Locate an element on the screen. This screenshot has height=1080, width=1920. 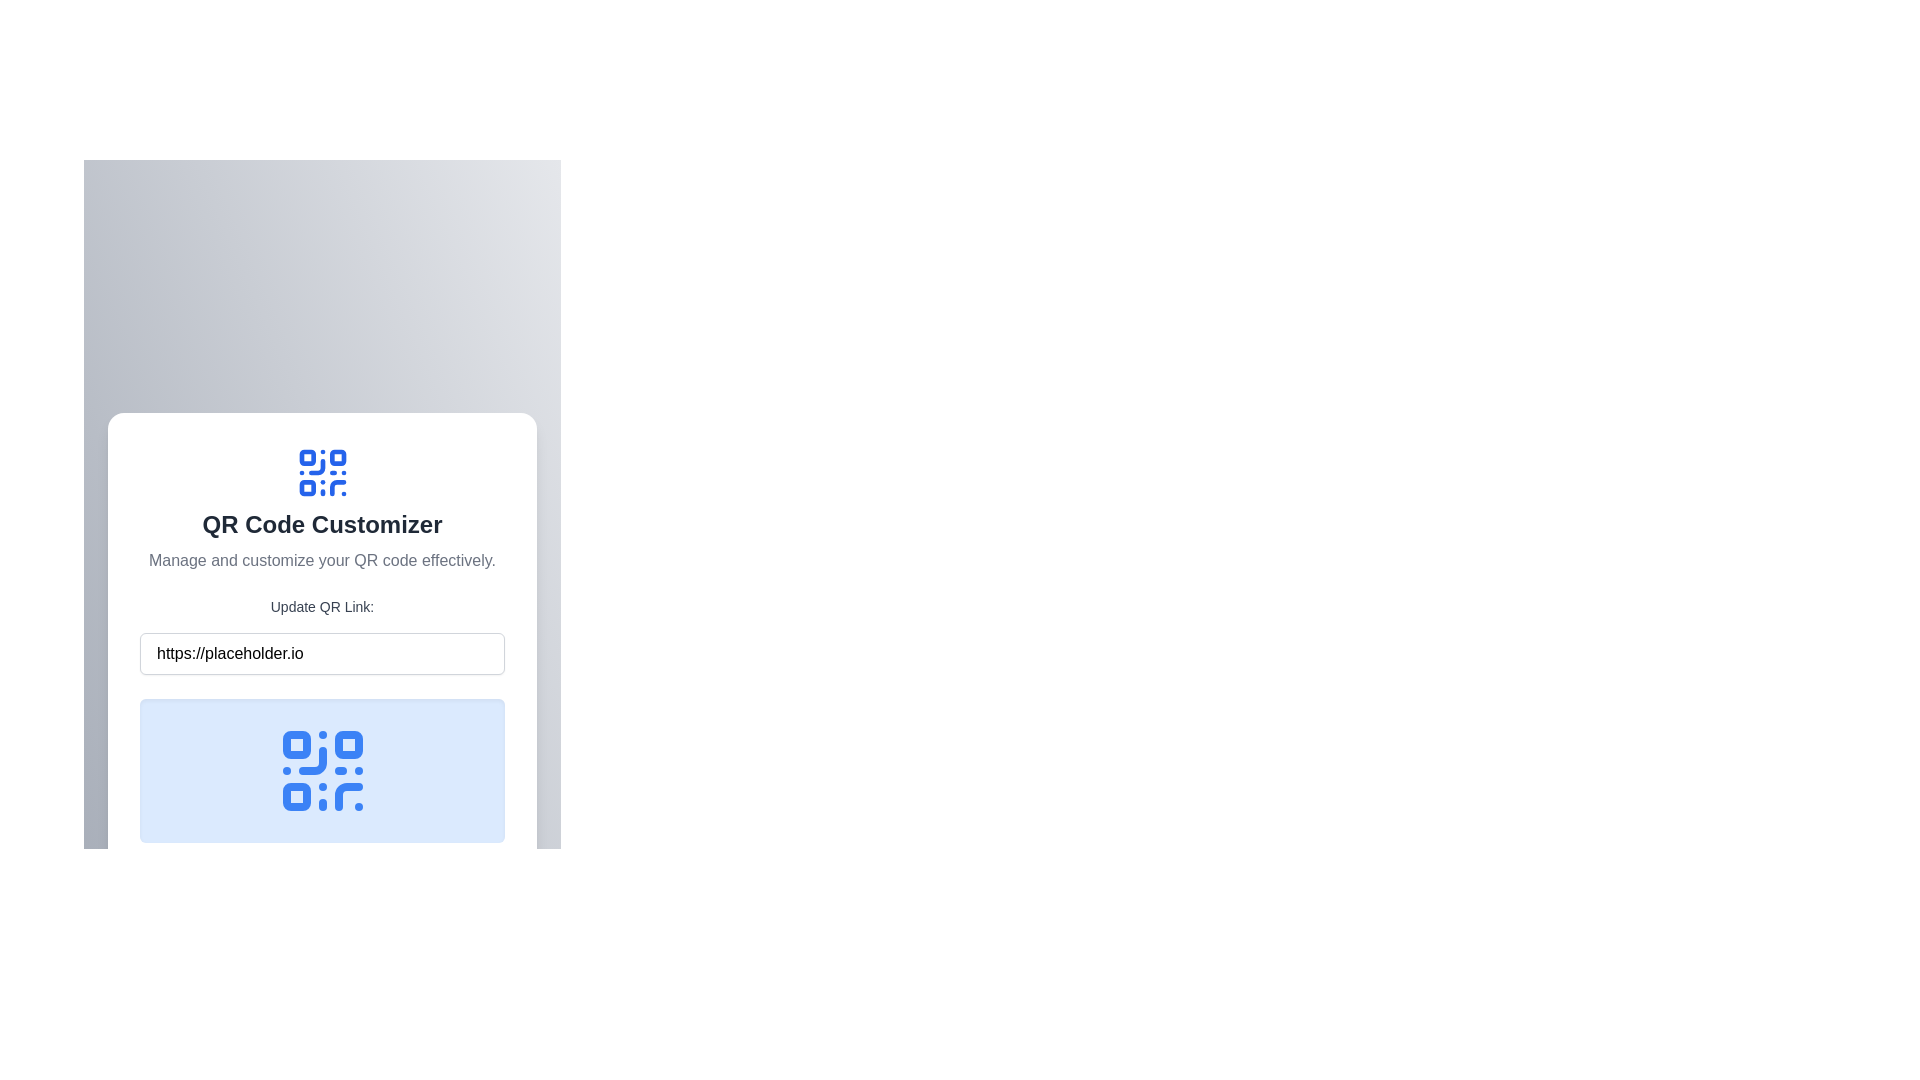
the blue square with rounded corners, which is the second square in the top row of three identical squares in the QR code graphic located at the bottom of the interface is located at coordinates (348, 744).